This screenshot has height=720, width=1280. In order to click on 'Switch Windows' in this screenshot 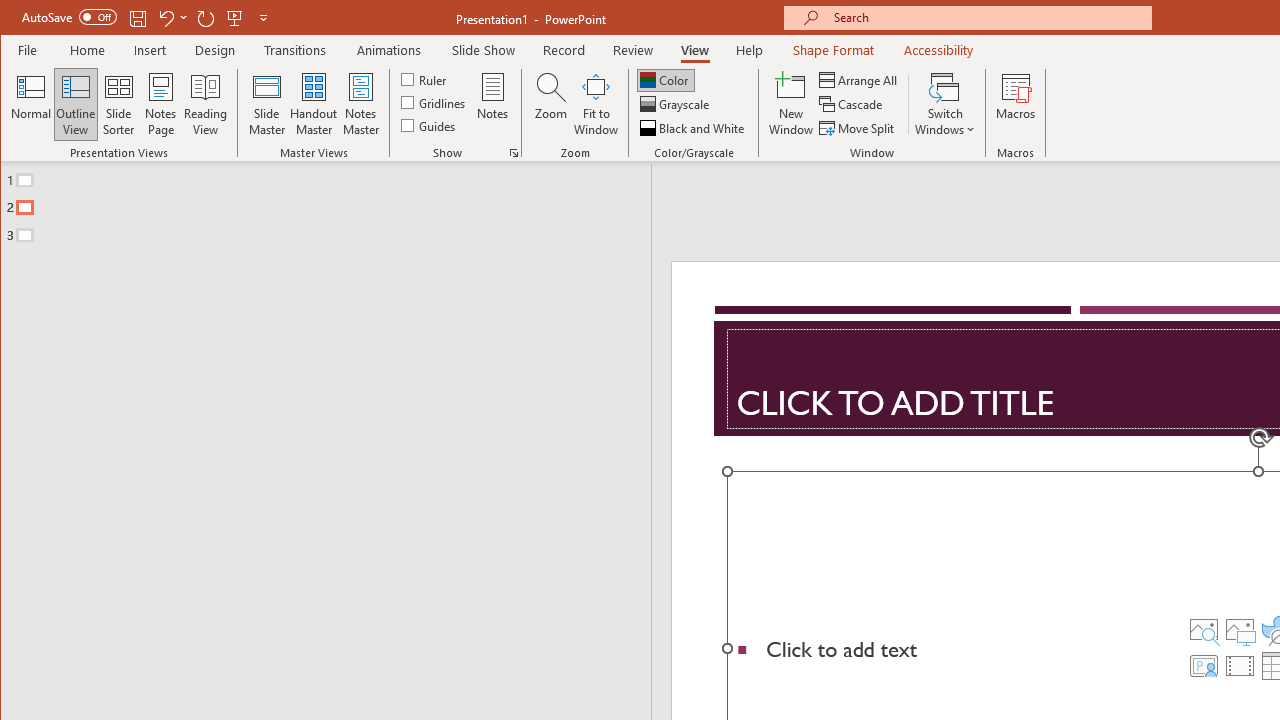, I will do `click(944, 104)`.